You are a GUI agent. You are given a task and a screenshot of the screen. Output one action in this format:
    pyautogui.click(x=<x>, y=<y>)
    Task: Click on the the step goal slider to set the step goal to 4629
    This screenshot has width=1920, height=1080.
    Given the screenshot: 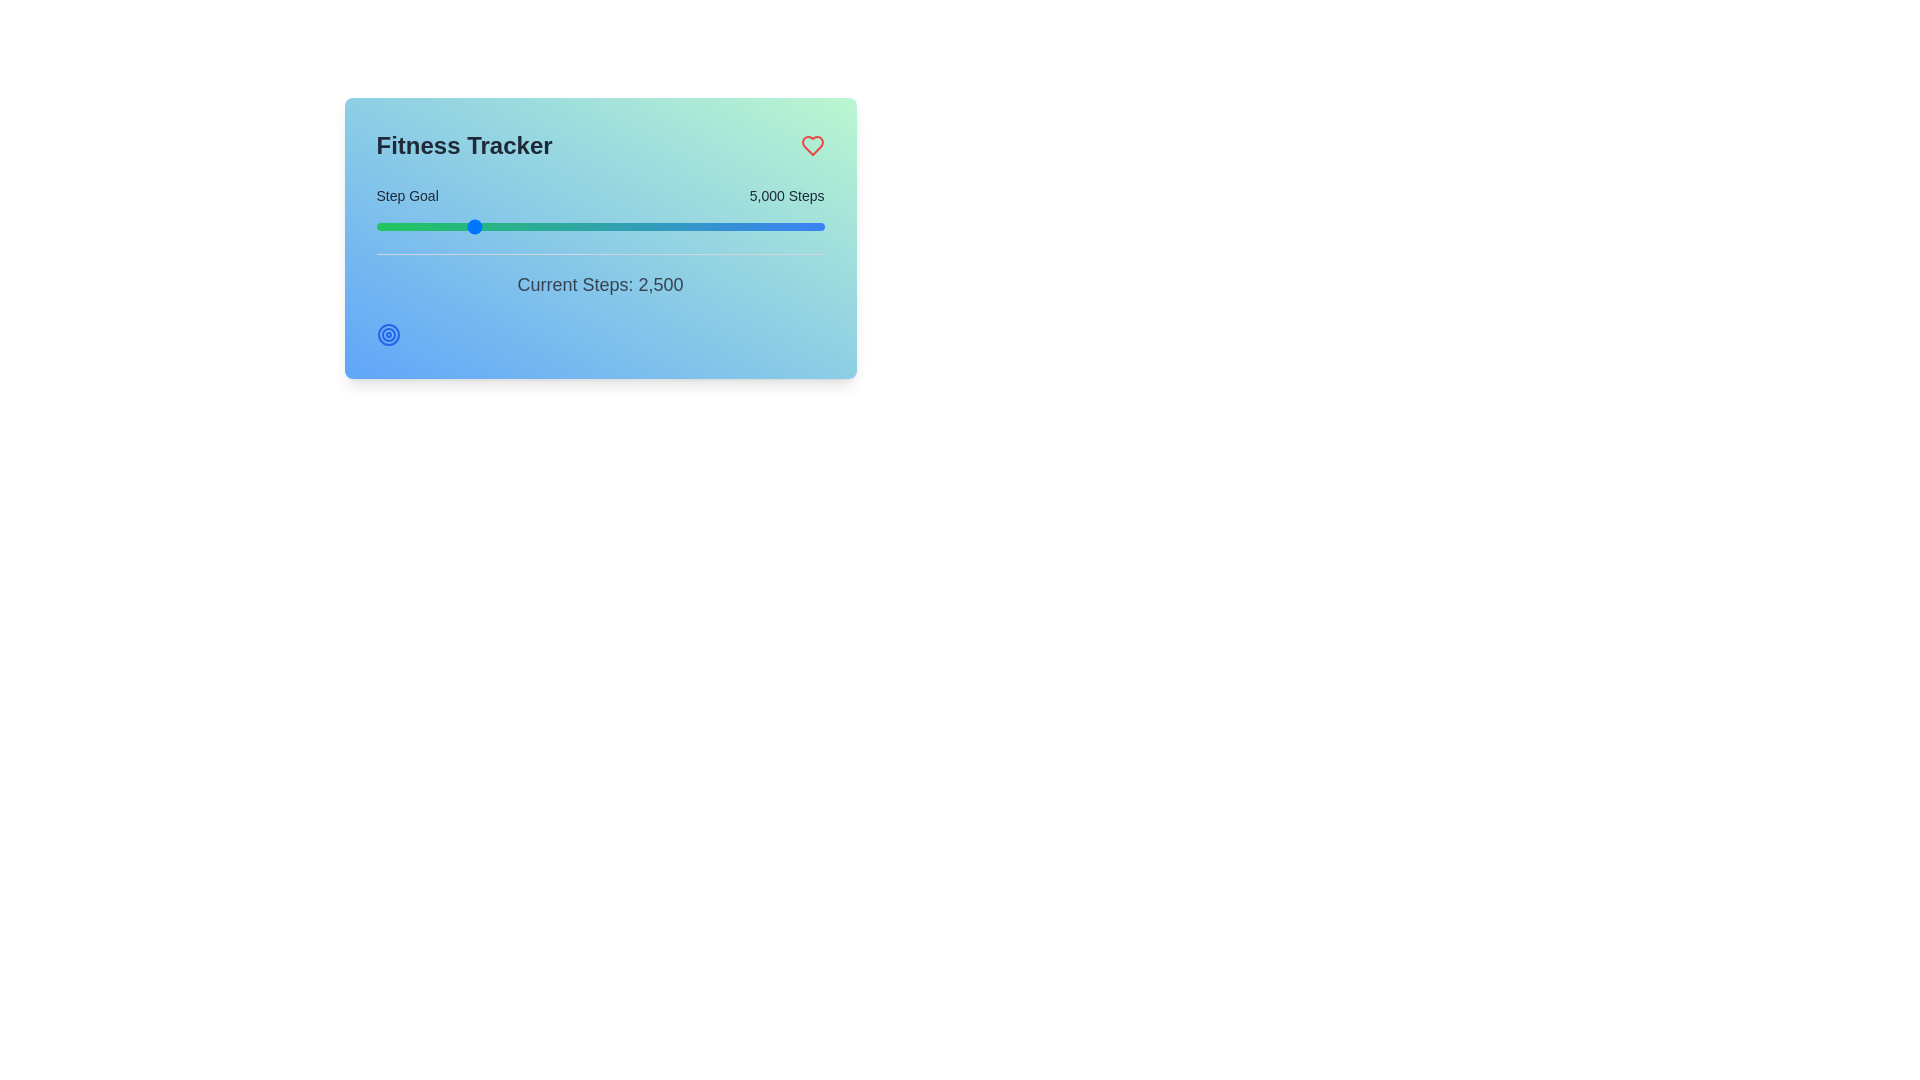 What is the action you would take?
    pyautogui.click(x=461, y=226)
    